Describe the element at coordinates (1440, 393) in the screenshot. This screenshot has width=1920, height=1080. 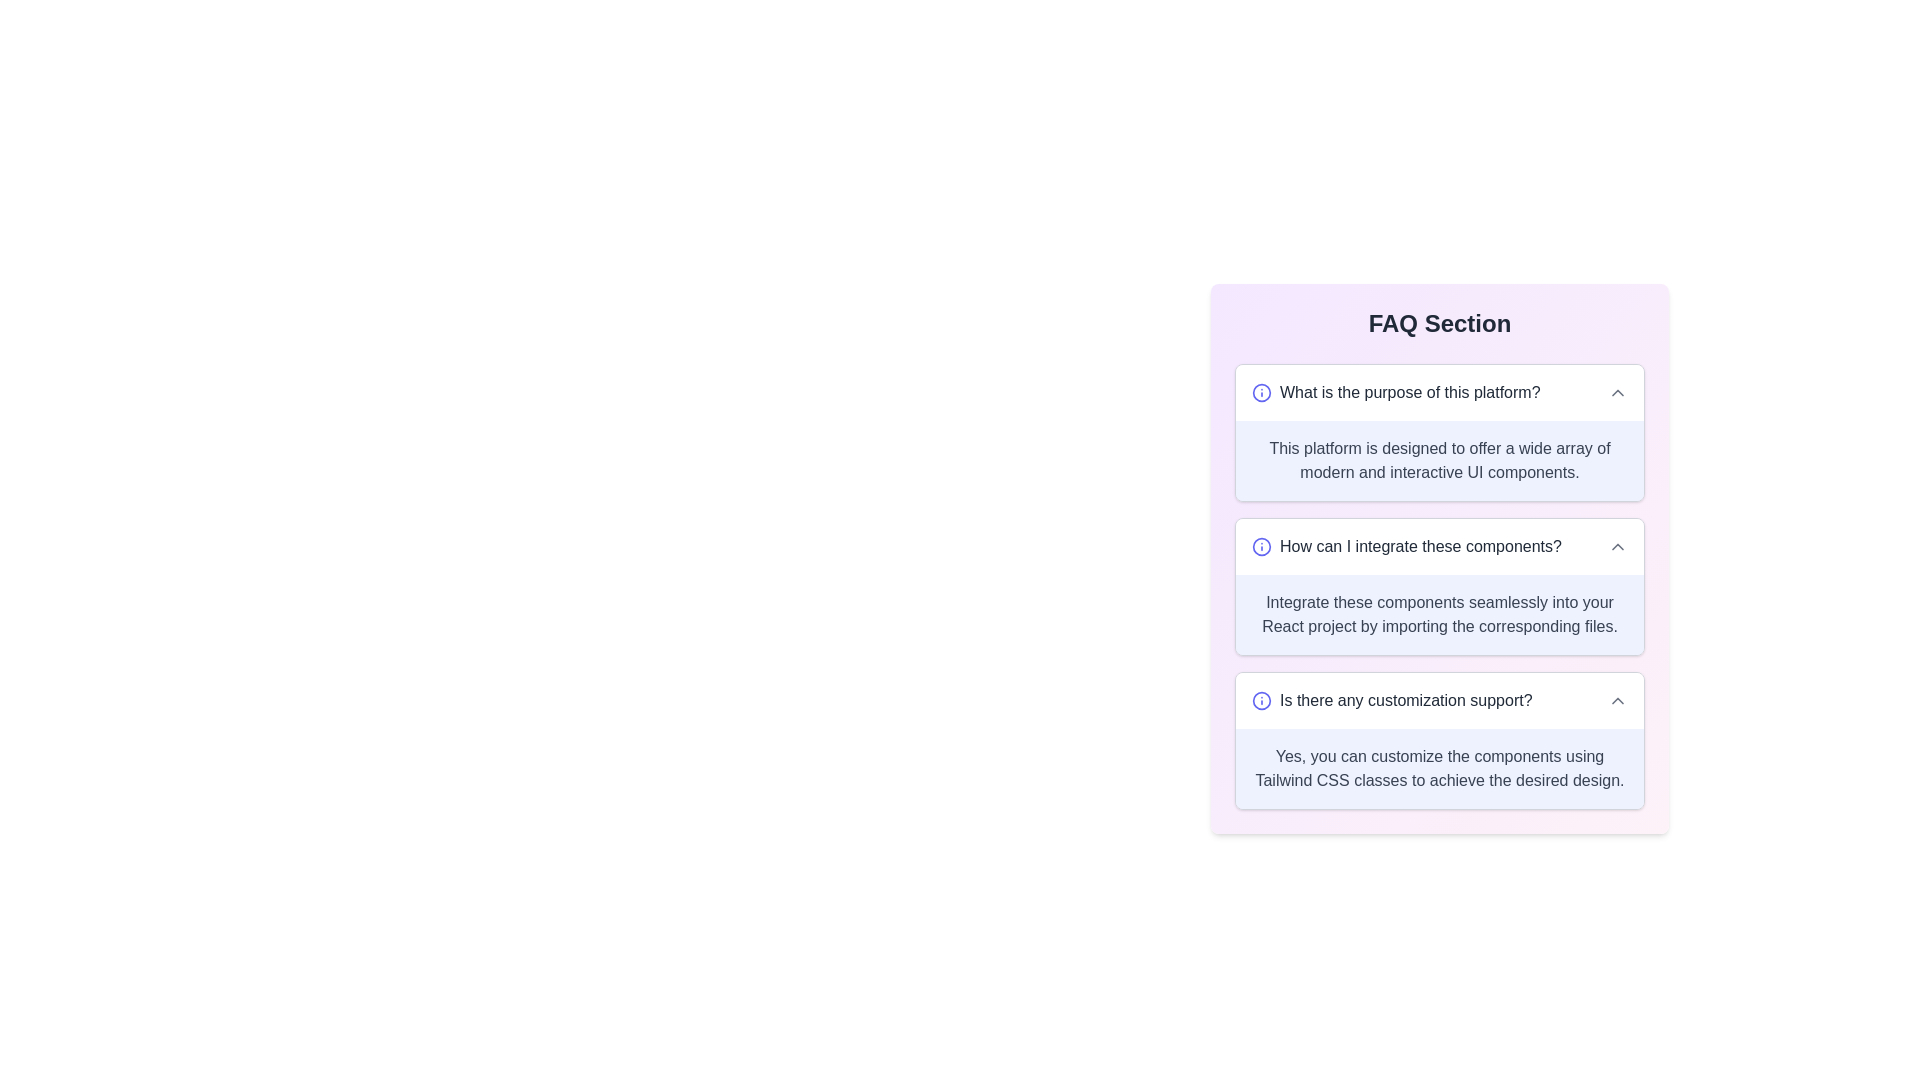
I see `the Collapsible Section Header containing the question 'What is the purpose of this platform?'` at that location.